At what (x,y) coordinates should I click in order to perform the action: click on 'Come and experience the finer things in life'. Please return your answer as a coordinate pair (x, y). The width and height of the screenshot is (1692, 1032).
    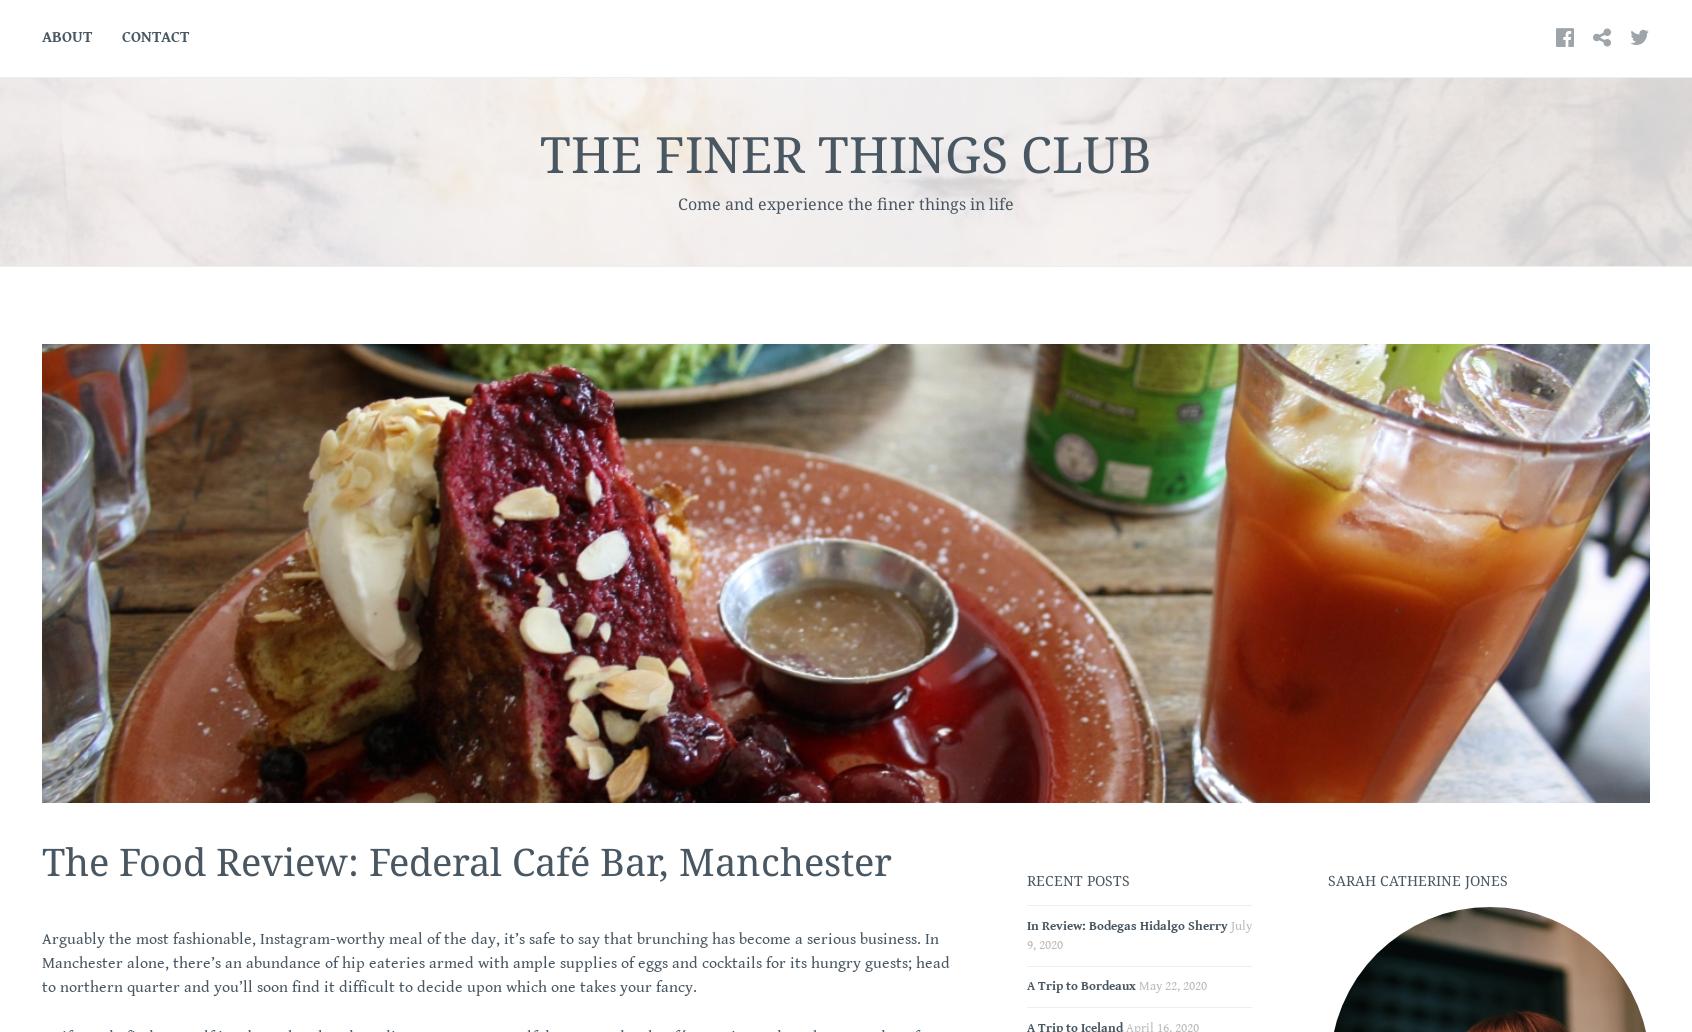
    Looking at the image, I should click on (846, 203).